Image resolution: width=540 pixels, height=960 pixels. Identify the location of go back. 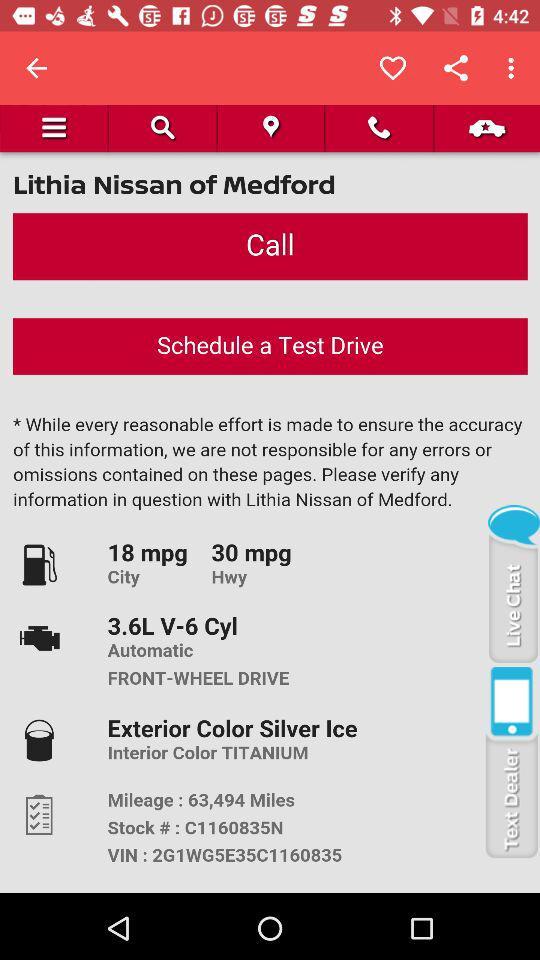
(36, 68).